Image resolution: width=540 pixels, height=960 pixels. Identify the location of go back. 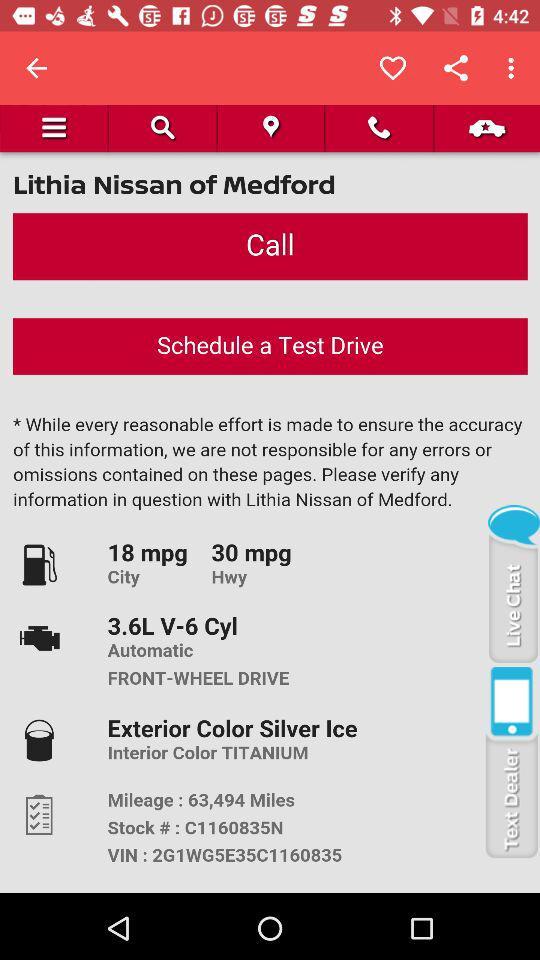
(36, 68).